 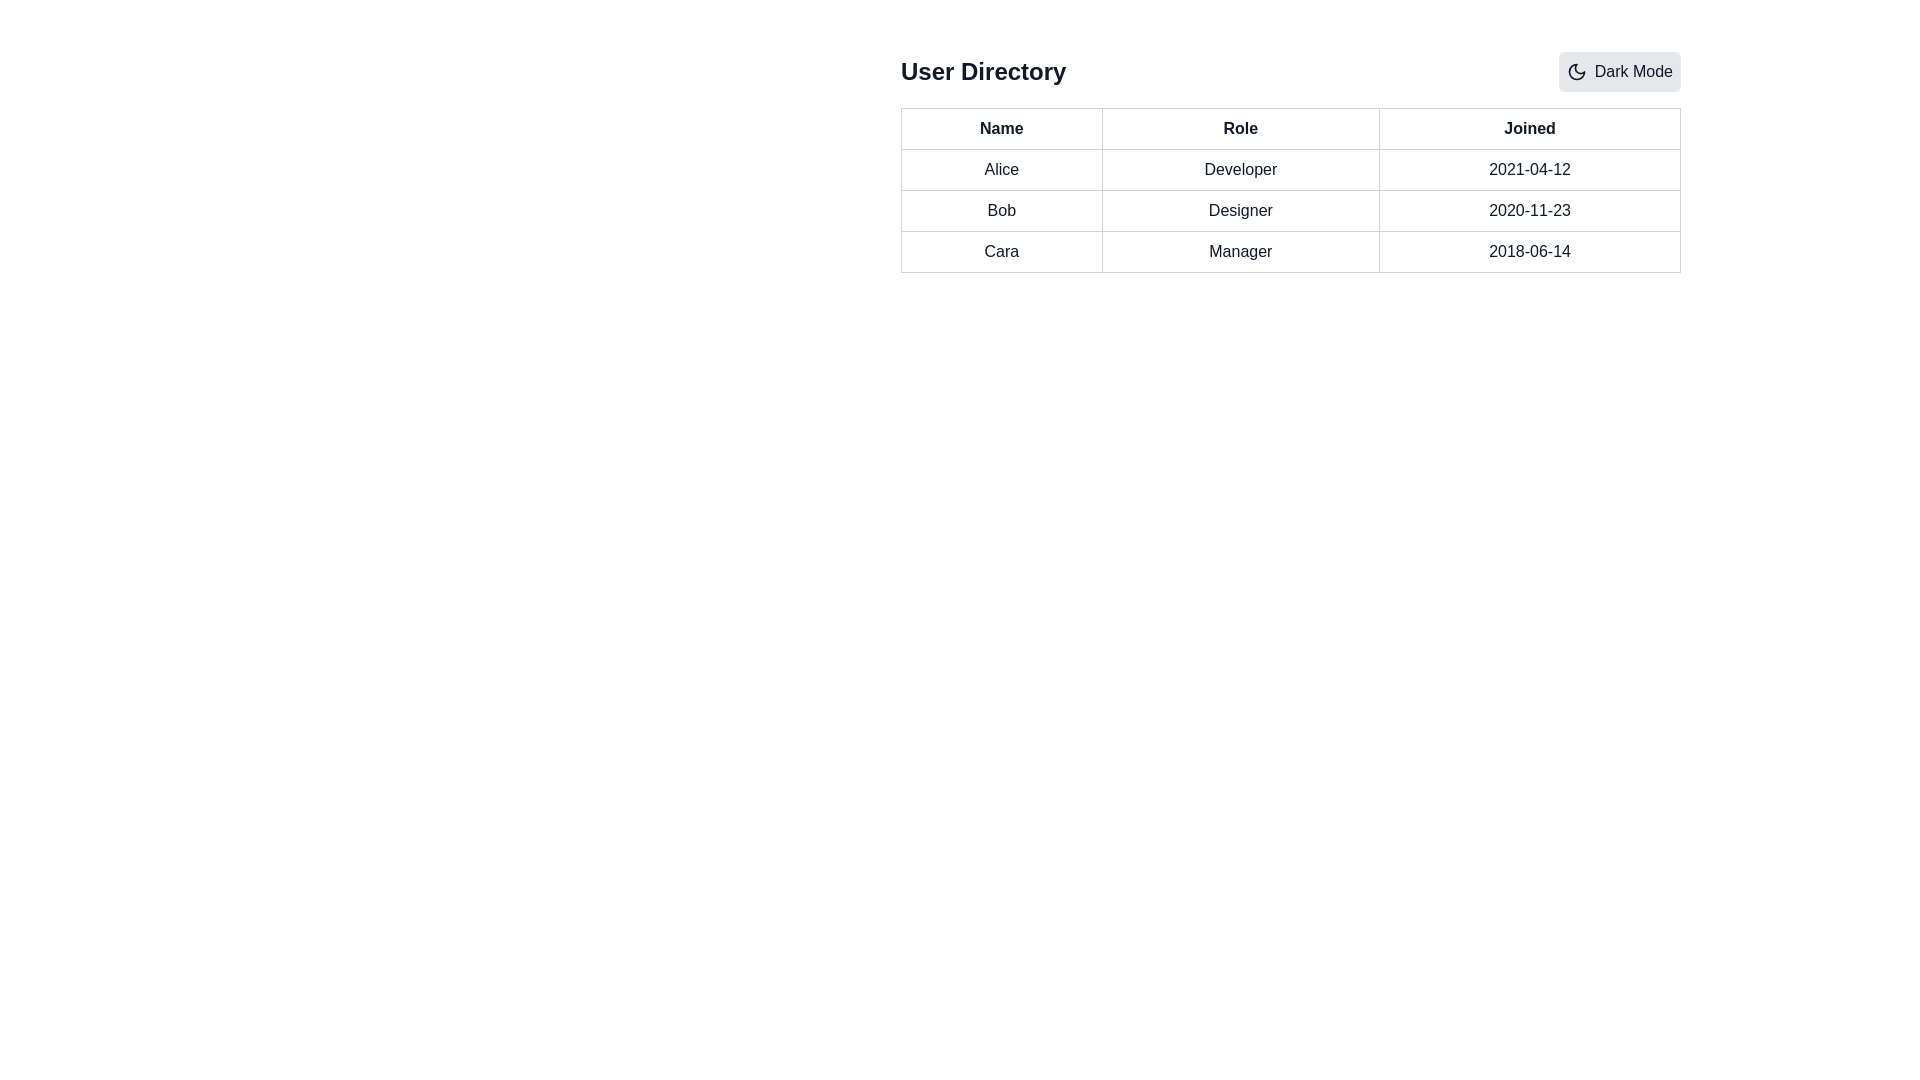 What do you see at coordinates (1291, 211) in the screenshot?
I see `the table row displaying user details for 'Bob', which is the second row in the User Directory table` at bounding box center [1291, 211].